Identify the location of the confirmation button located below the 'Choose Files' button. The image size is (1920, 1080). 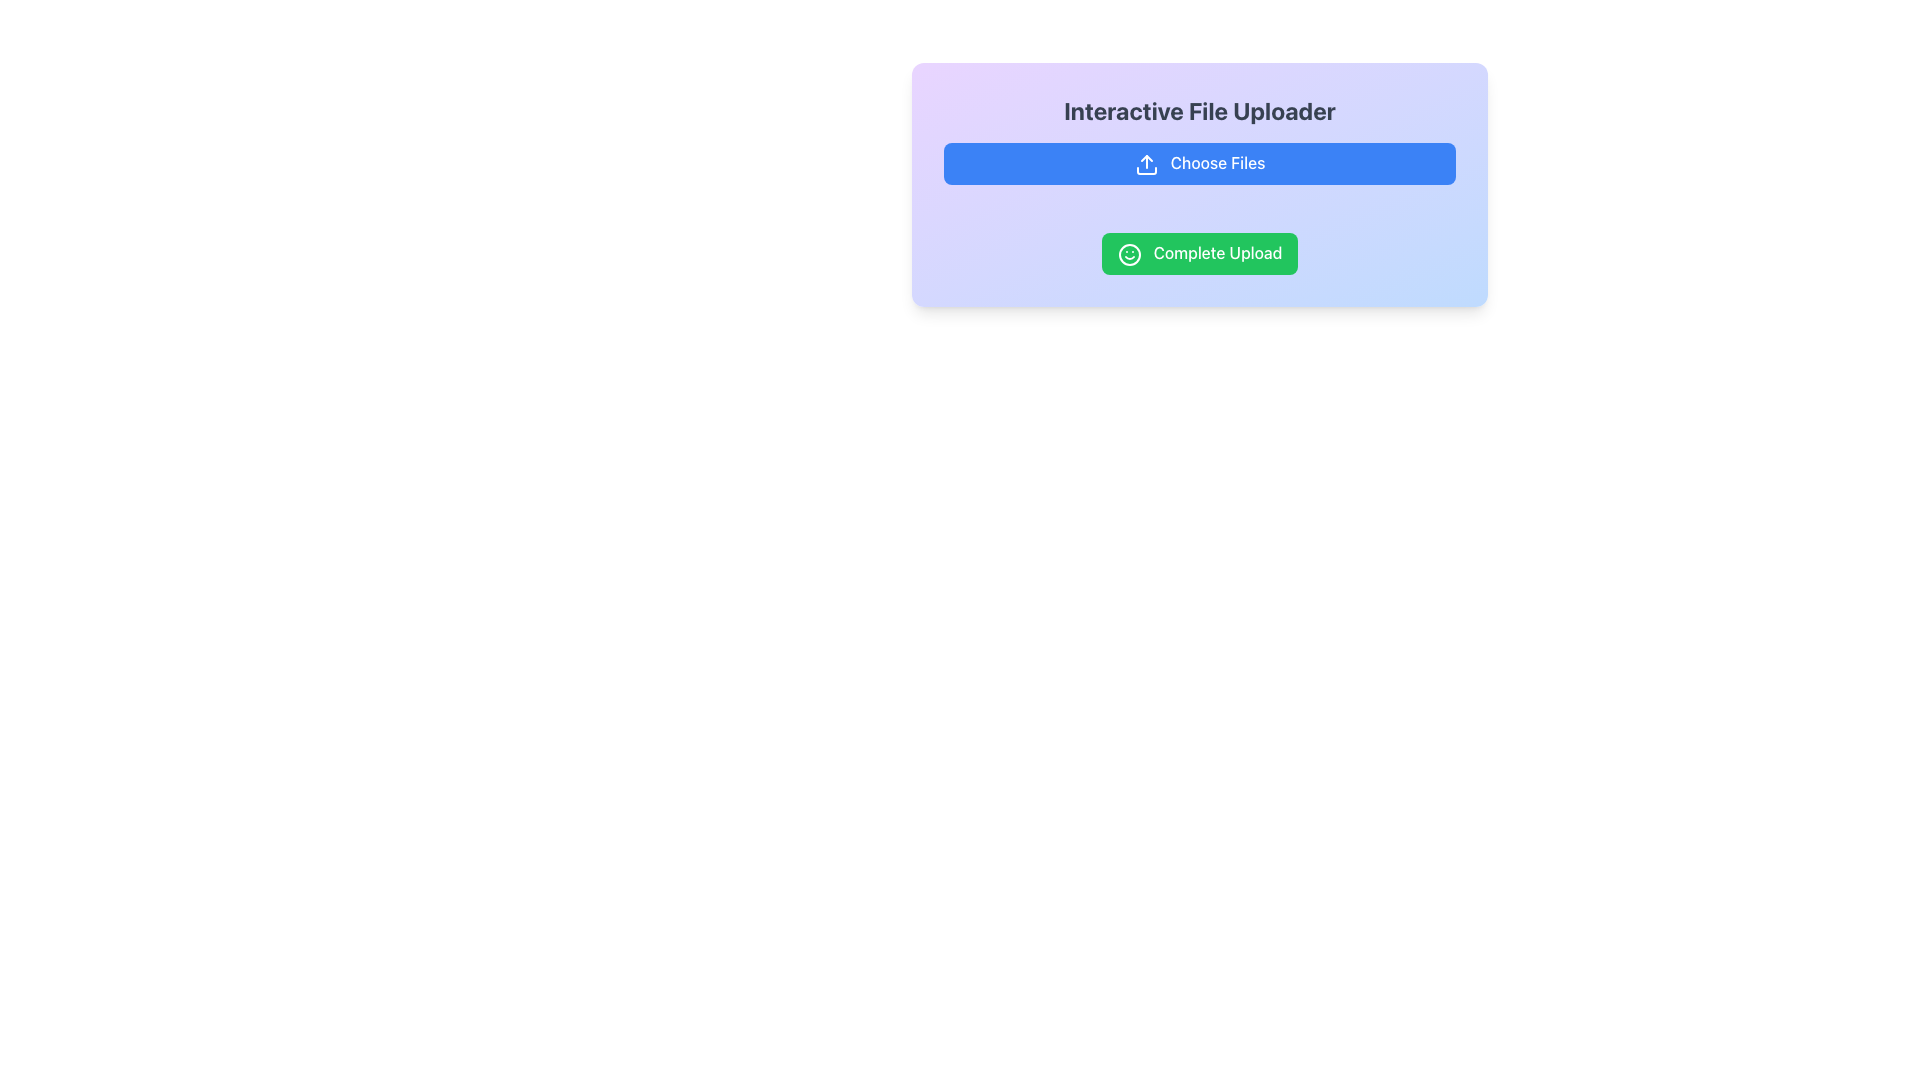
(1200, 252).